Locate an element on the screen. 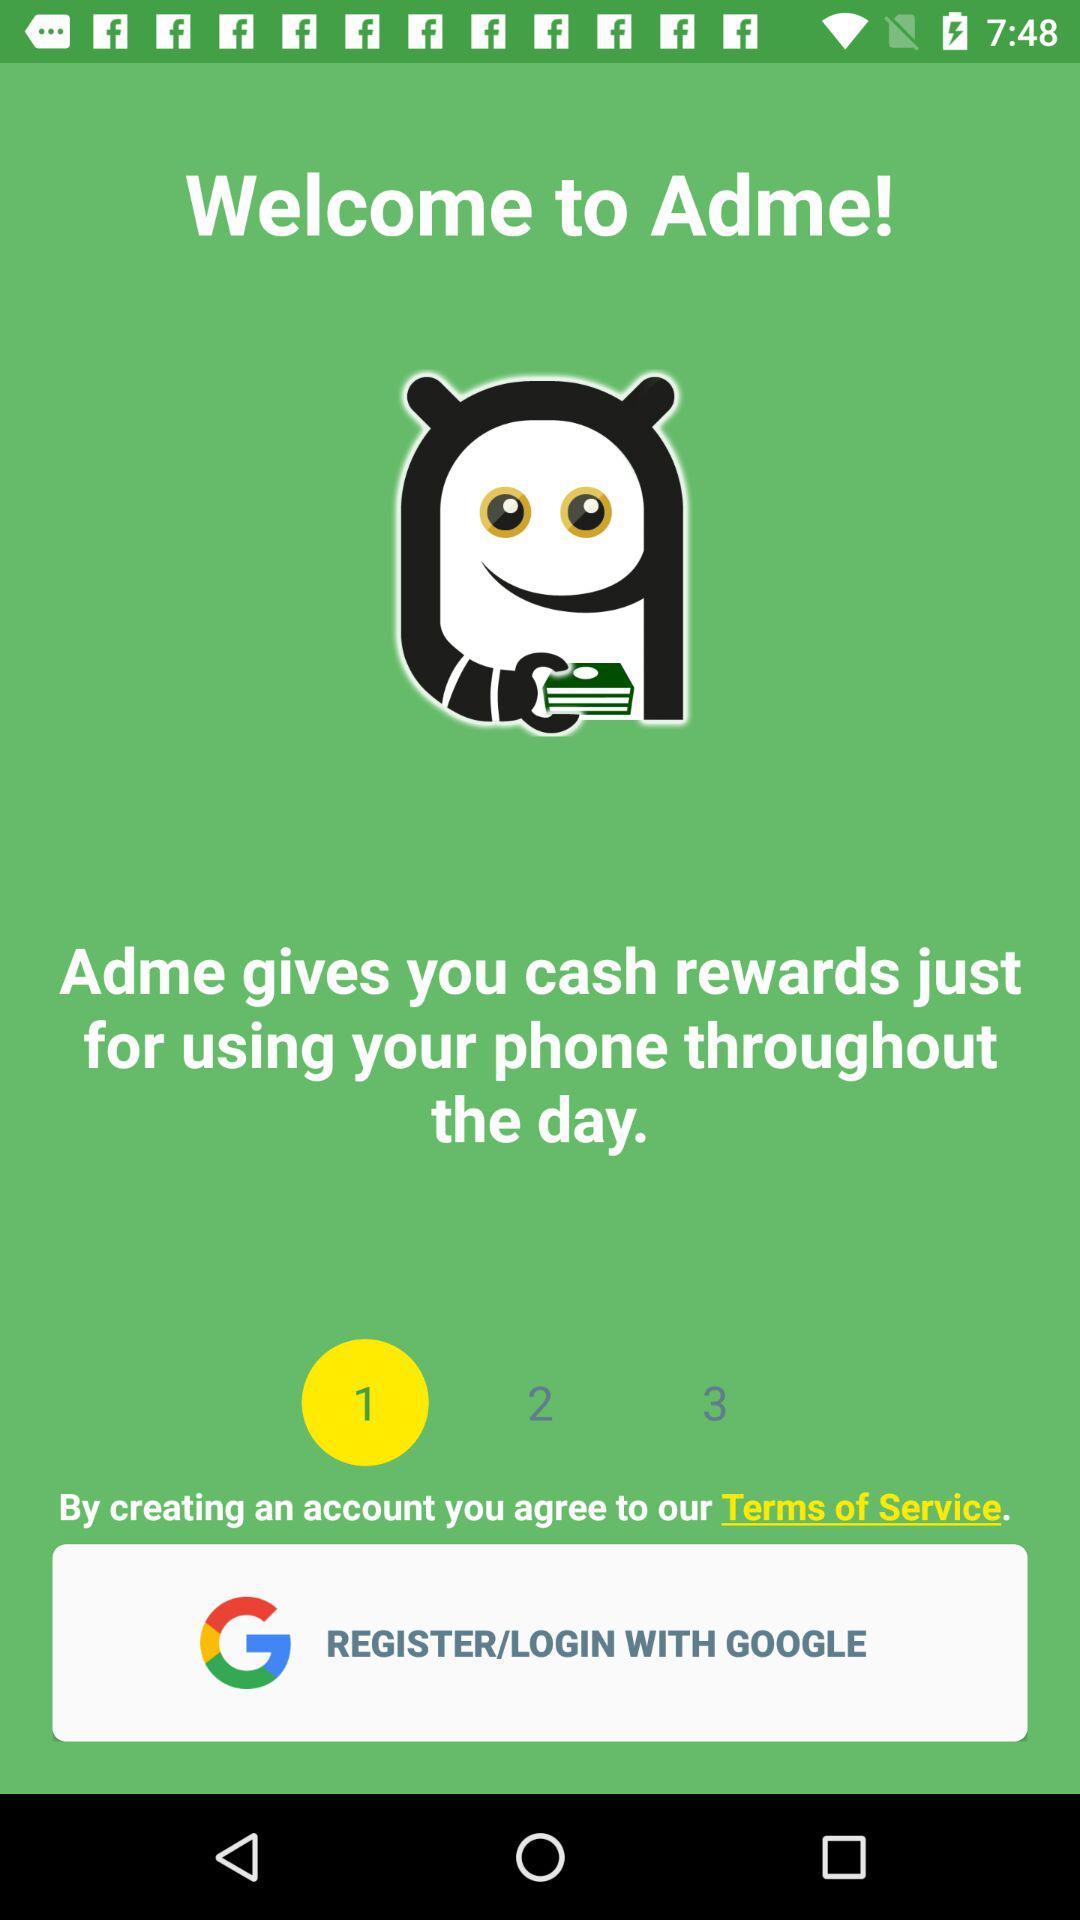 Image resolution: width=1080 pixels, height=1920 pixels. the 1 app is located at coordinates (365, 1401).